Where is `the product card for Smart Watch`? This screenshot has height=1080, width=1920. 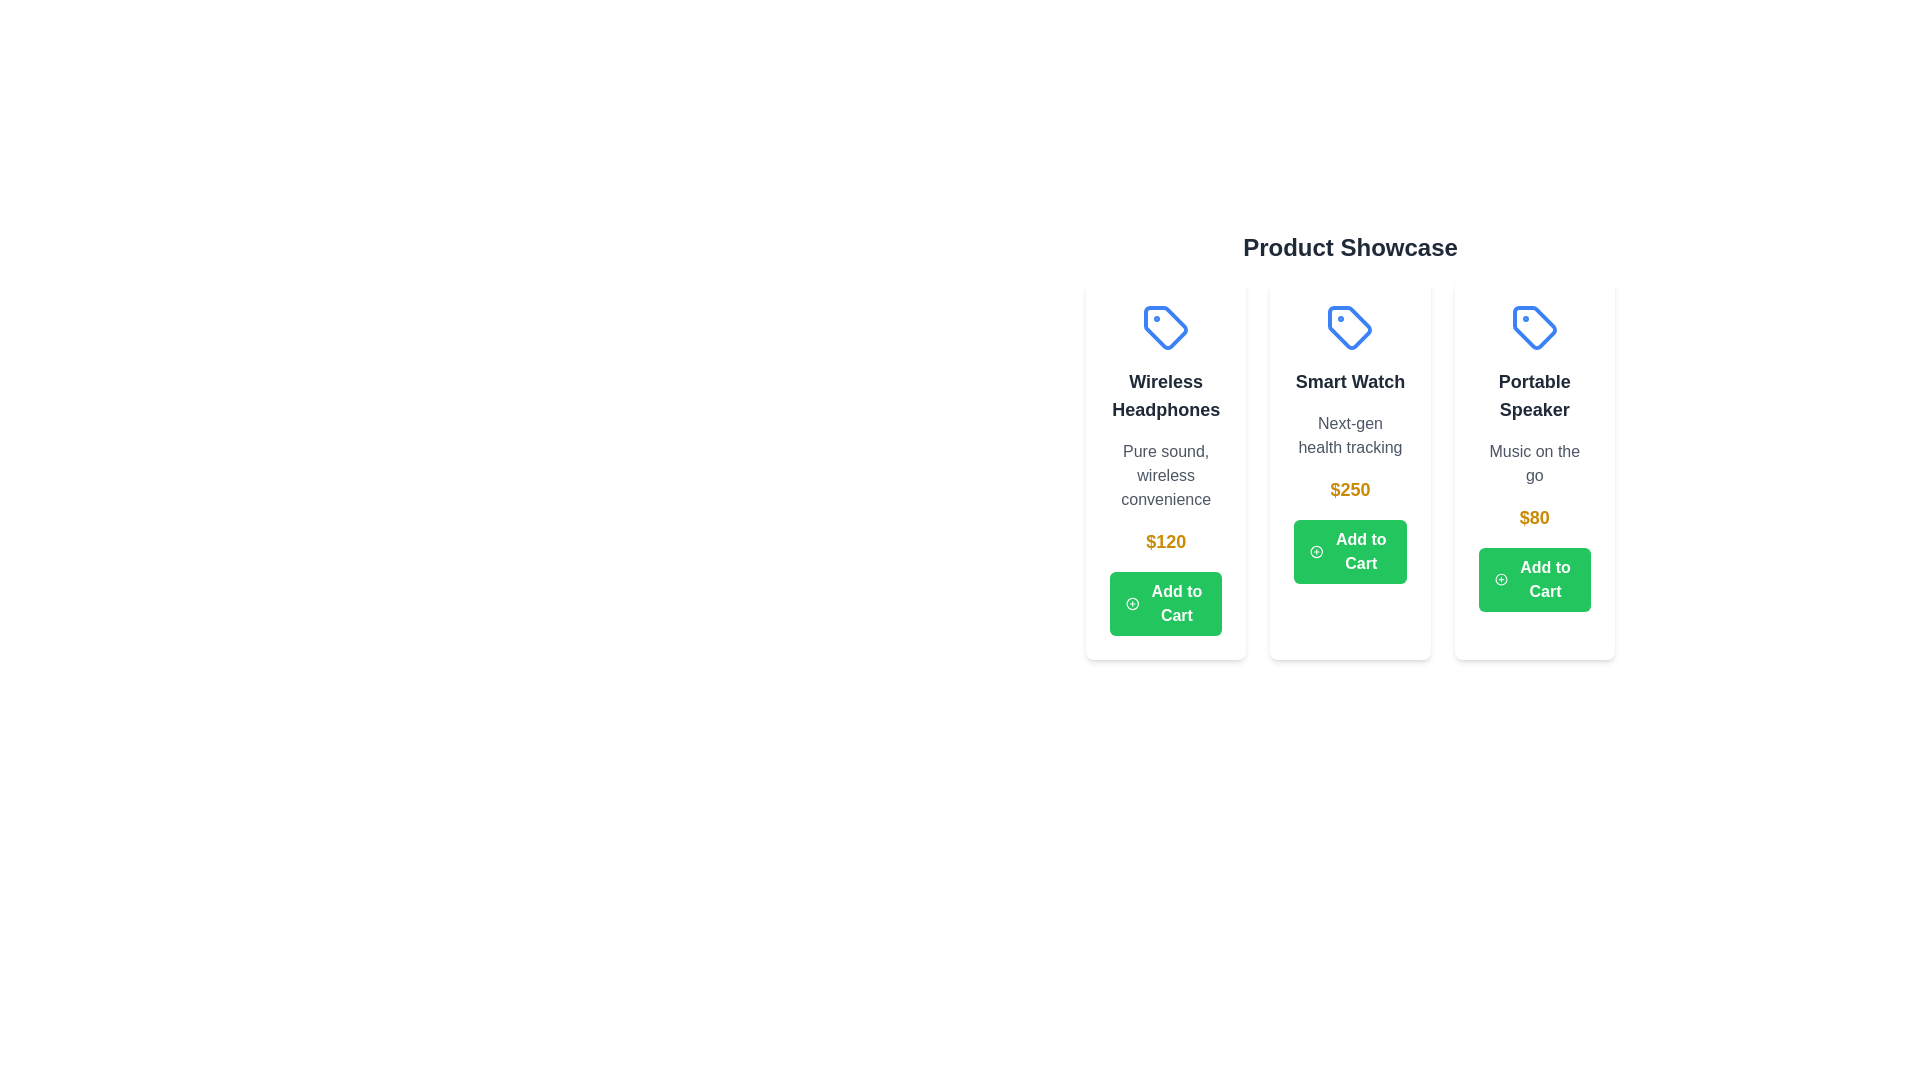 the product card for Smart Watch is located at coordinates (1349, 470).